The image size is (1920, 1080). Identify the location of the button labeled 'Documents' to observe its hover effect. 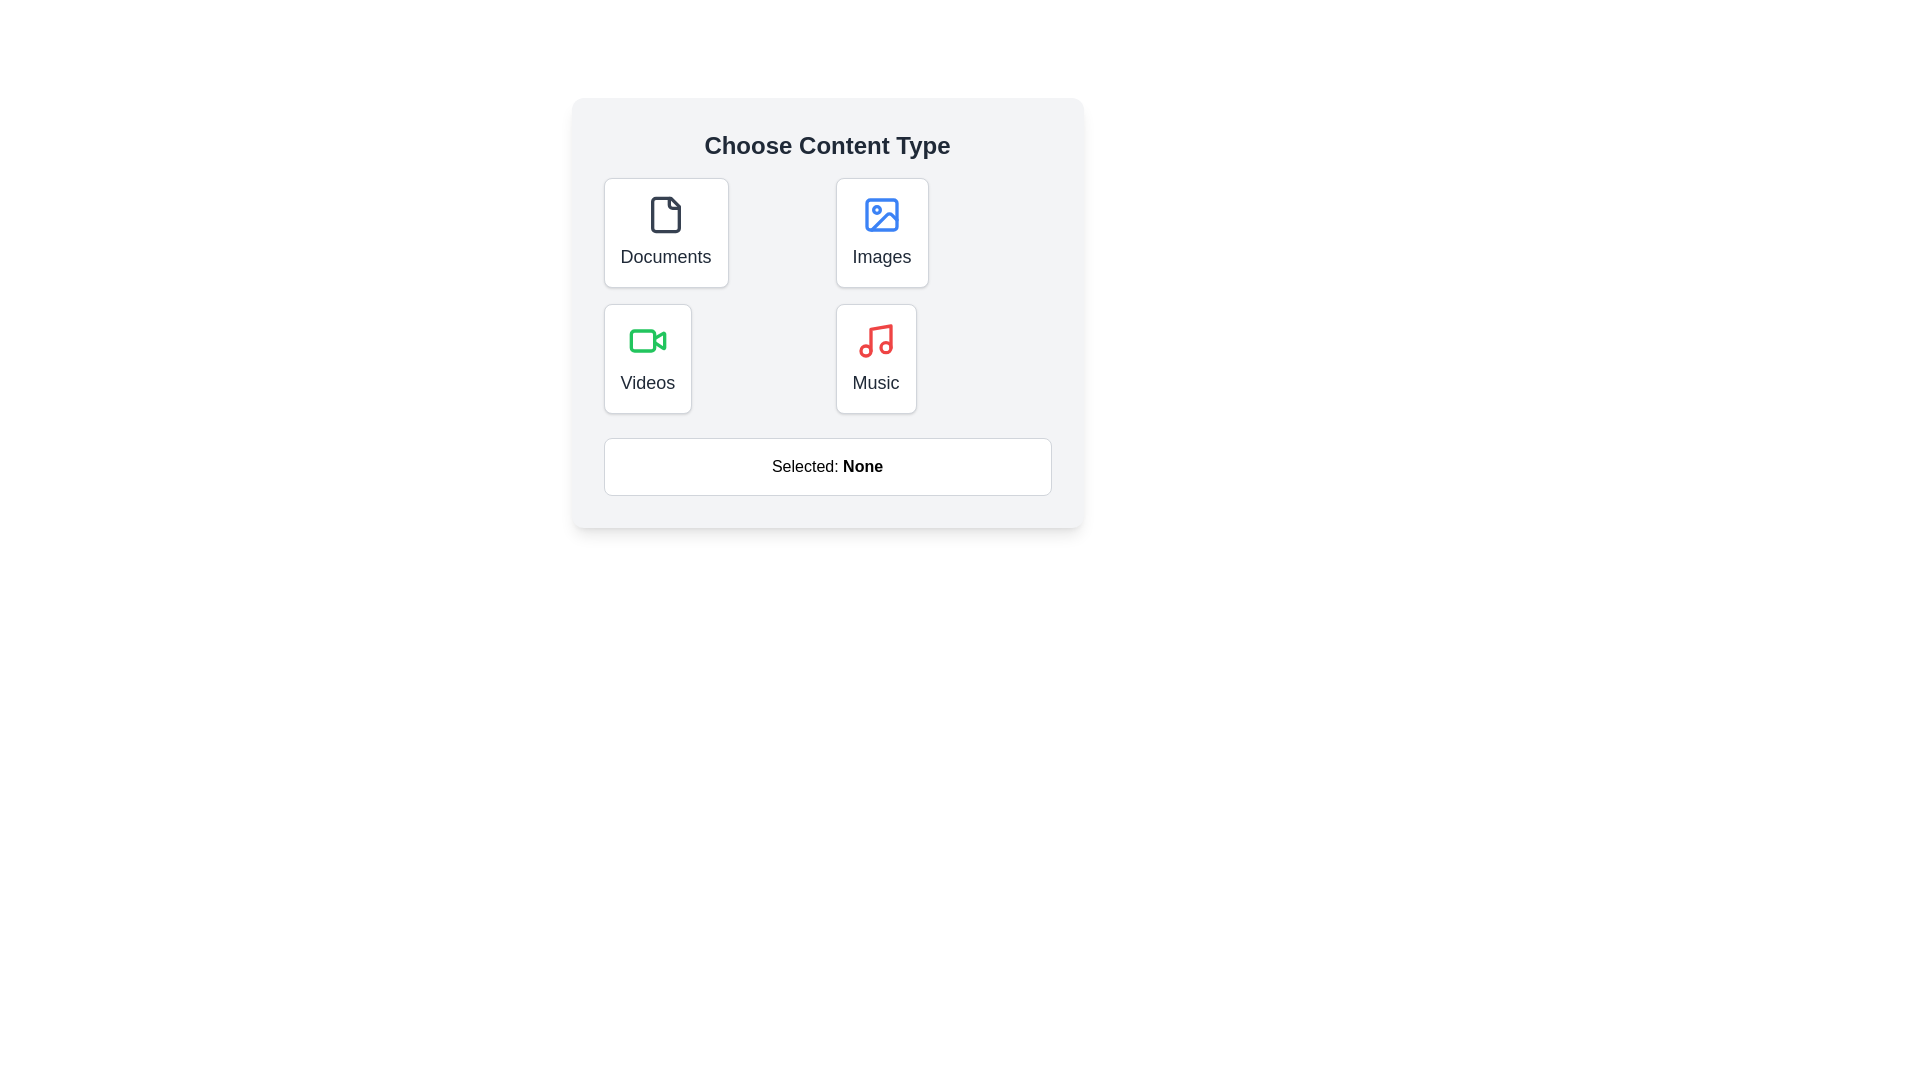
(666, 231).